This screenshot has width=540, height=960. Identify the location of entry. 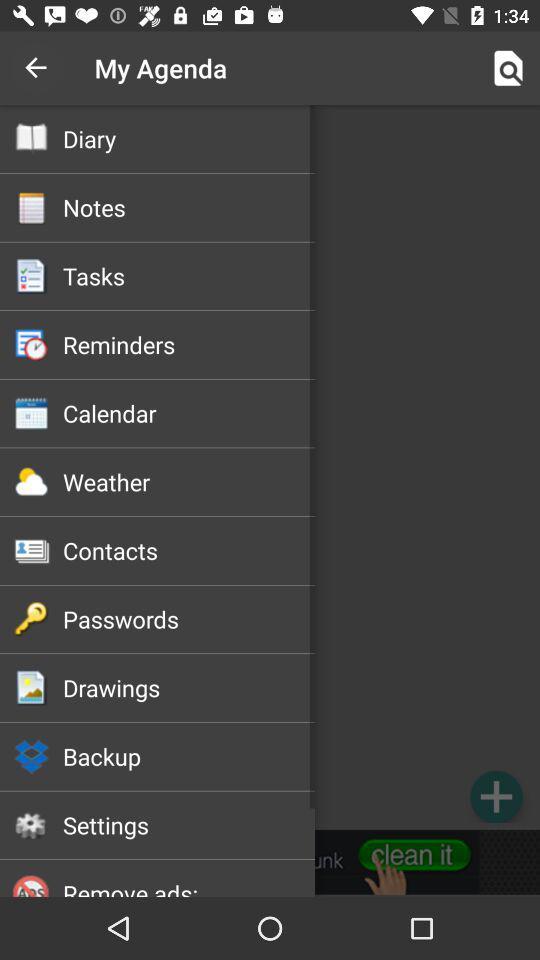
(495, 796).